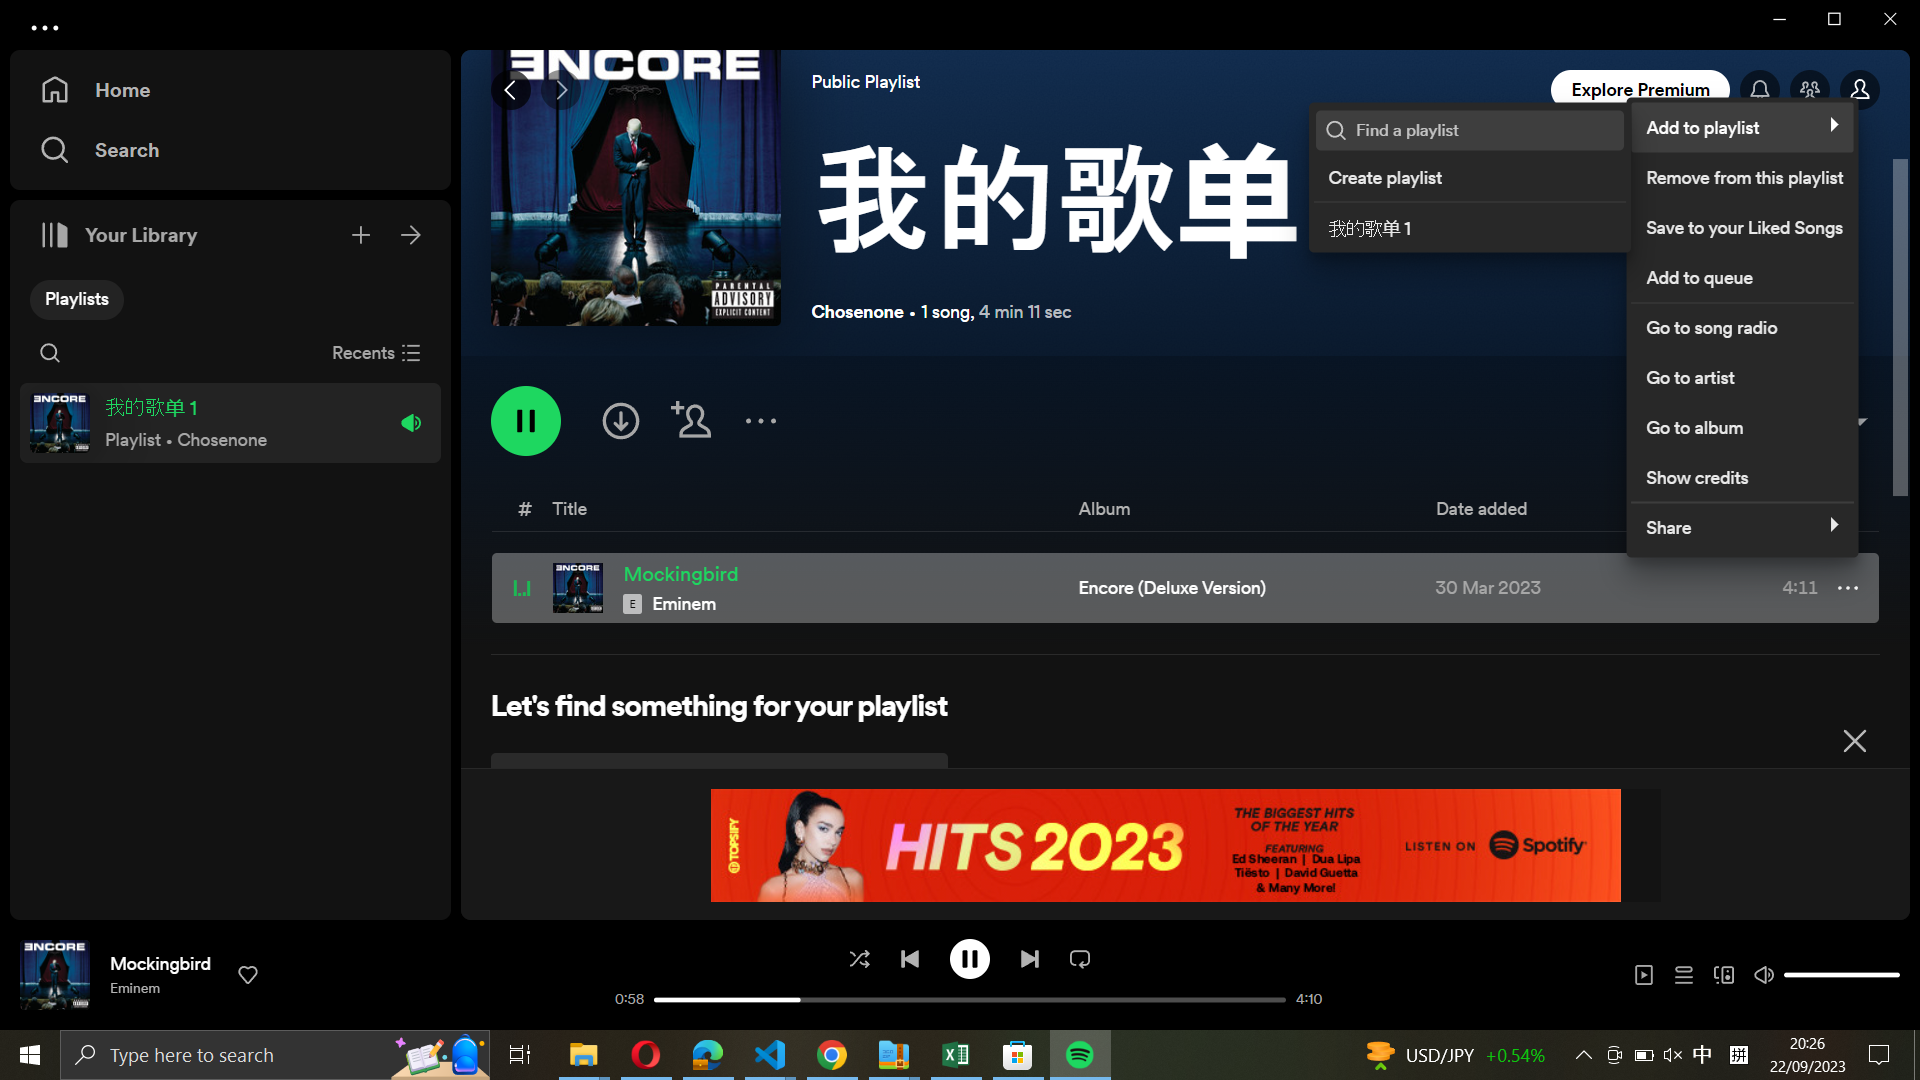 The height and width of the screenshot is (1080, 1920). What do you see at coordinates (1468, 173) in the screenshot?
I see `a fresh playlist named "post rock` at bounding box center [1468, 173].